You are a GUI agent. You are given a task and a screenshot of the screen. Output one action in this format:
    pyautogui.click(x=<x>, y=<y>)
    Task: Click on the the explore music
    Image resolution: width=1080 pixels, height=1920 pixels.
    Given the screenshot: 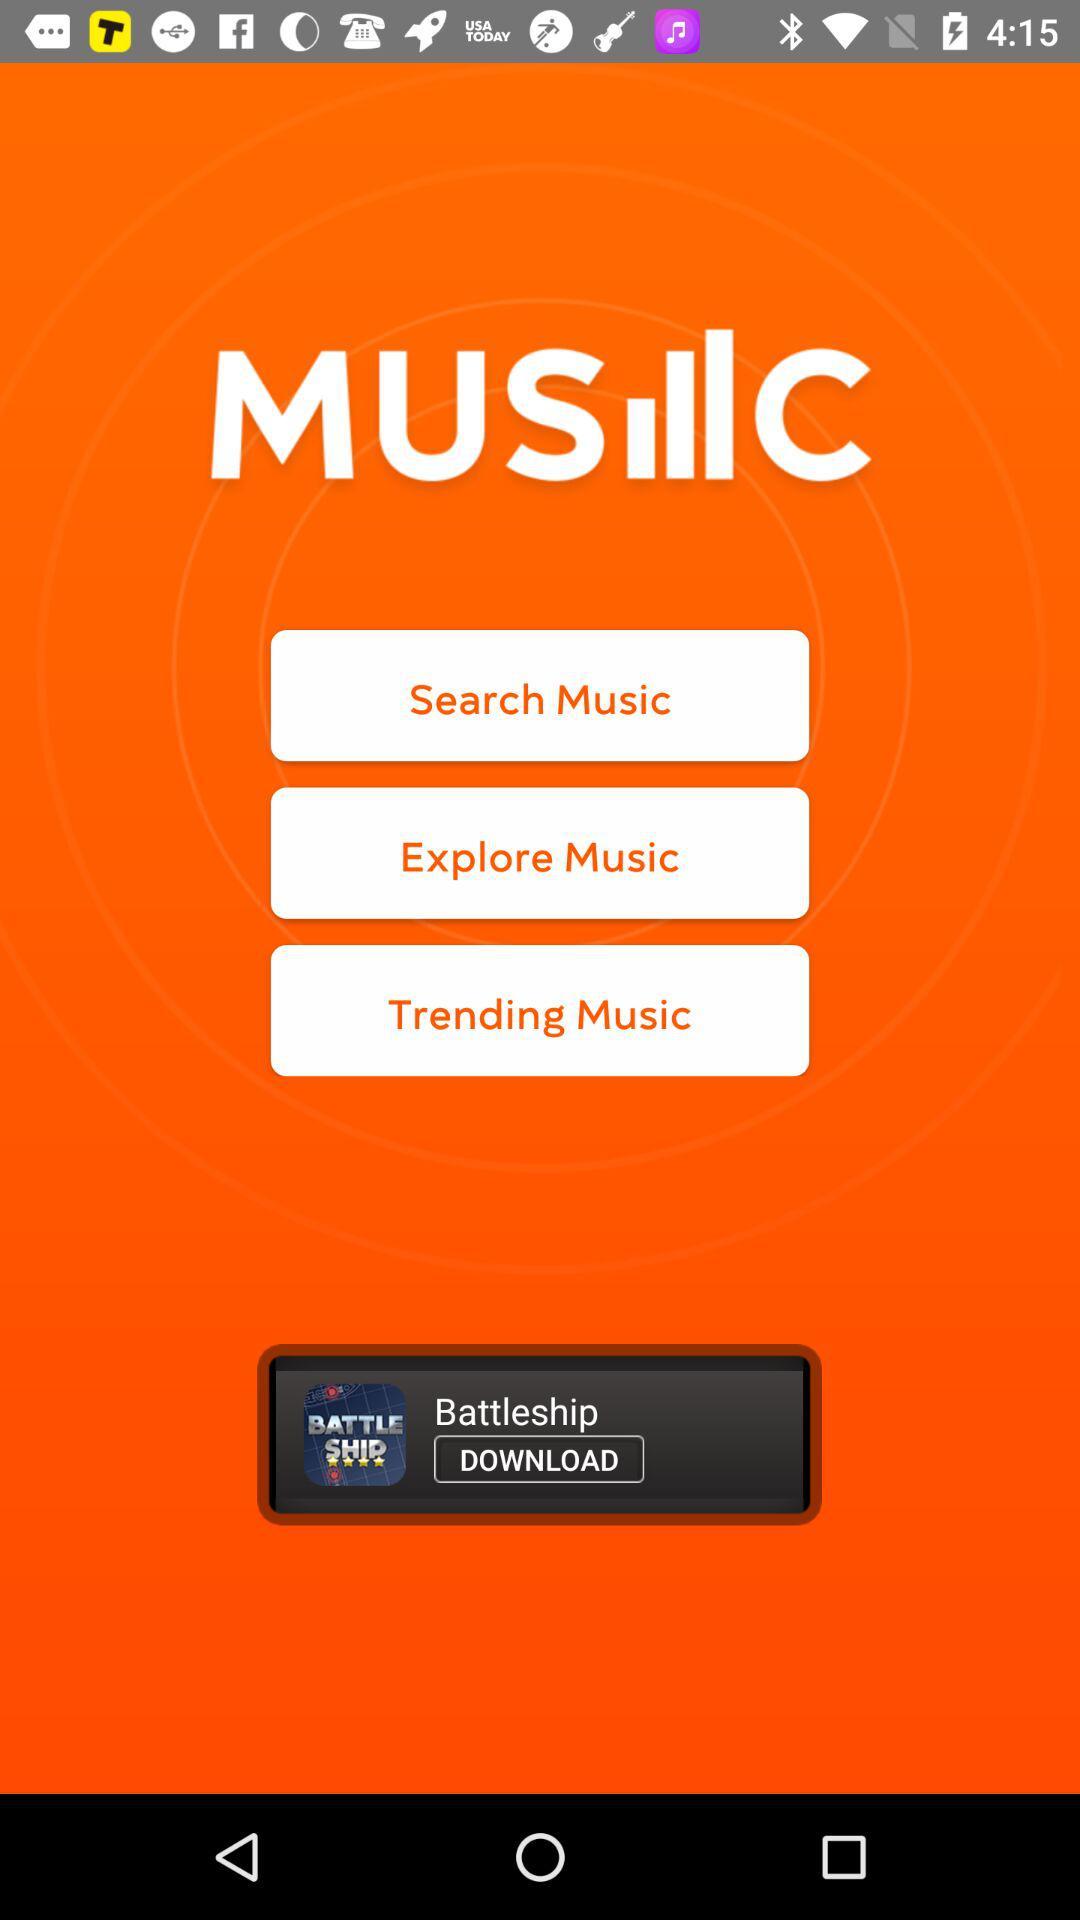 What is the action you would take?
    pyautogui.click(x=540, y=853)
    